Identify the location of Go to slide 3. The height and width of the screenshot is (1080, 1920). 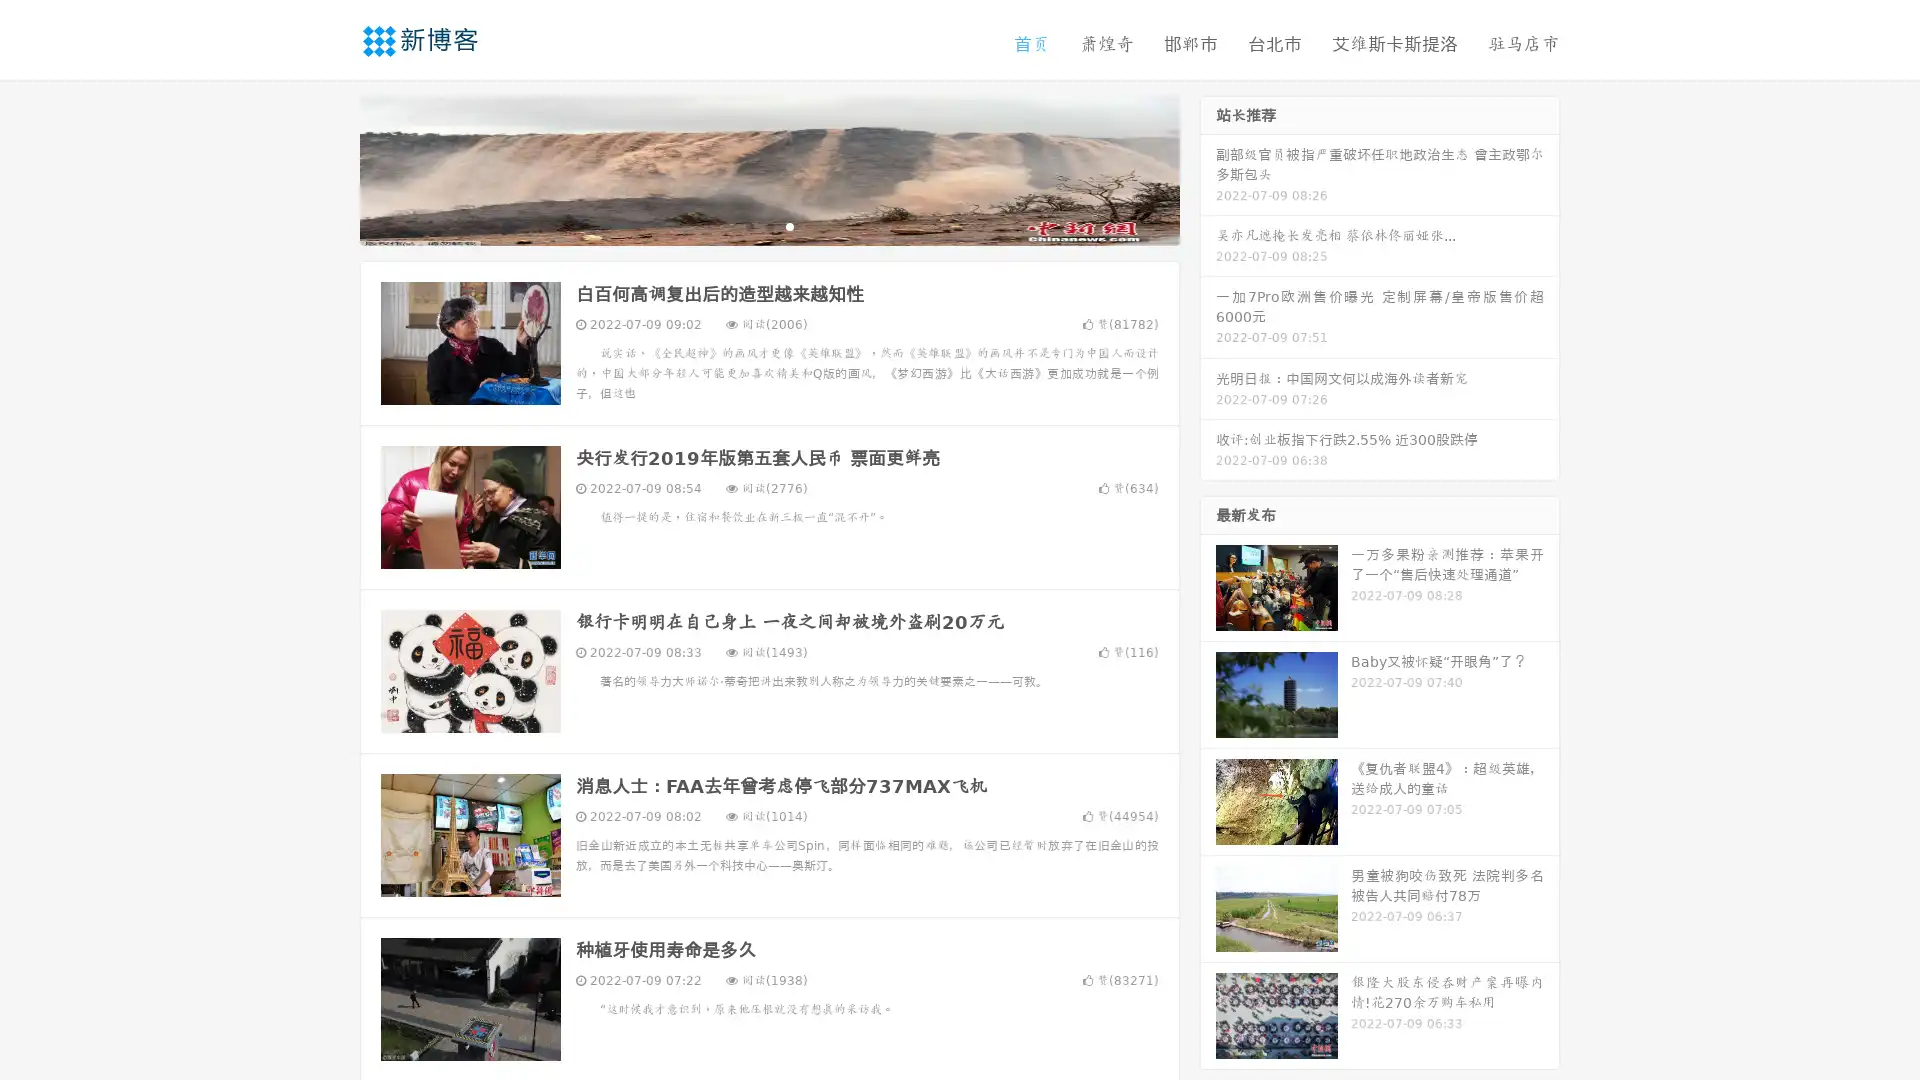
(789, 225).